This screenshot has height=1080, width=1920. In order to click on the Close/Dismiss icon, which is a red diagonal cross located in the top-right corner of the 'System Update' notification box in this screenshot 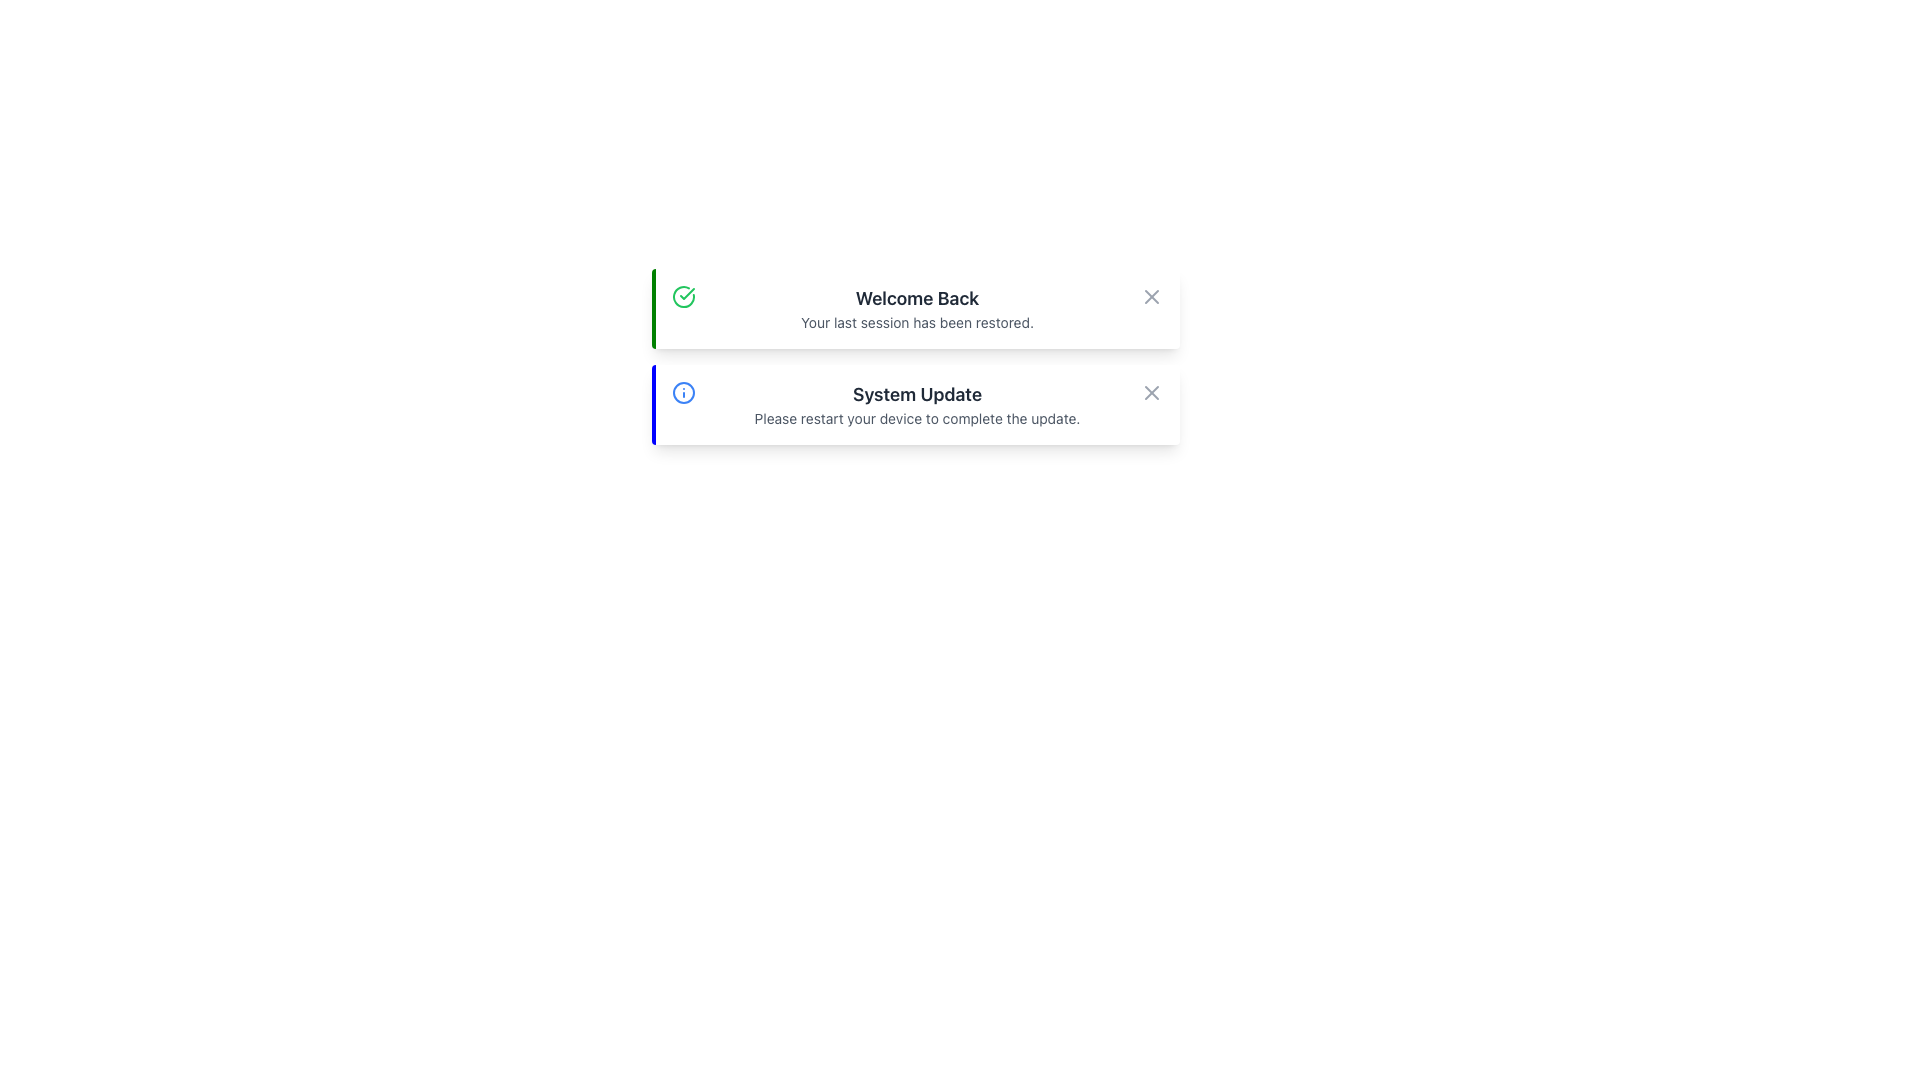, I will do `click(1151, 393)`.